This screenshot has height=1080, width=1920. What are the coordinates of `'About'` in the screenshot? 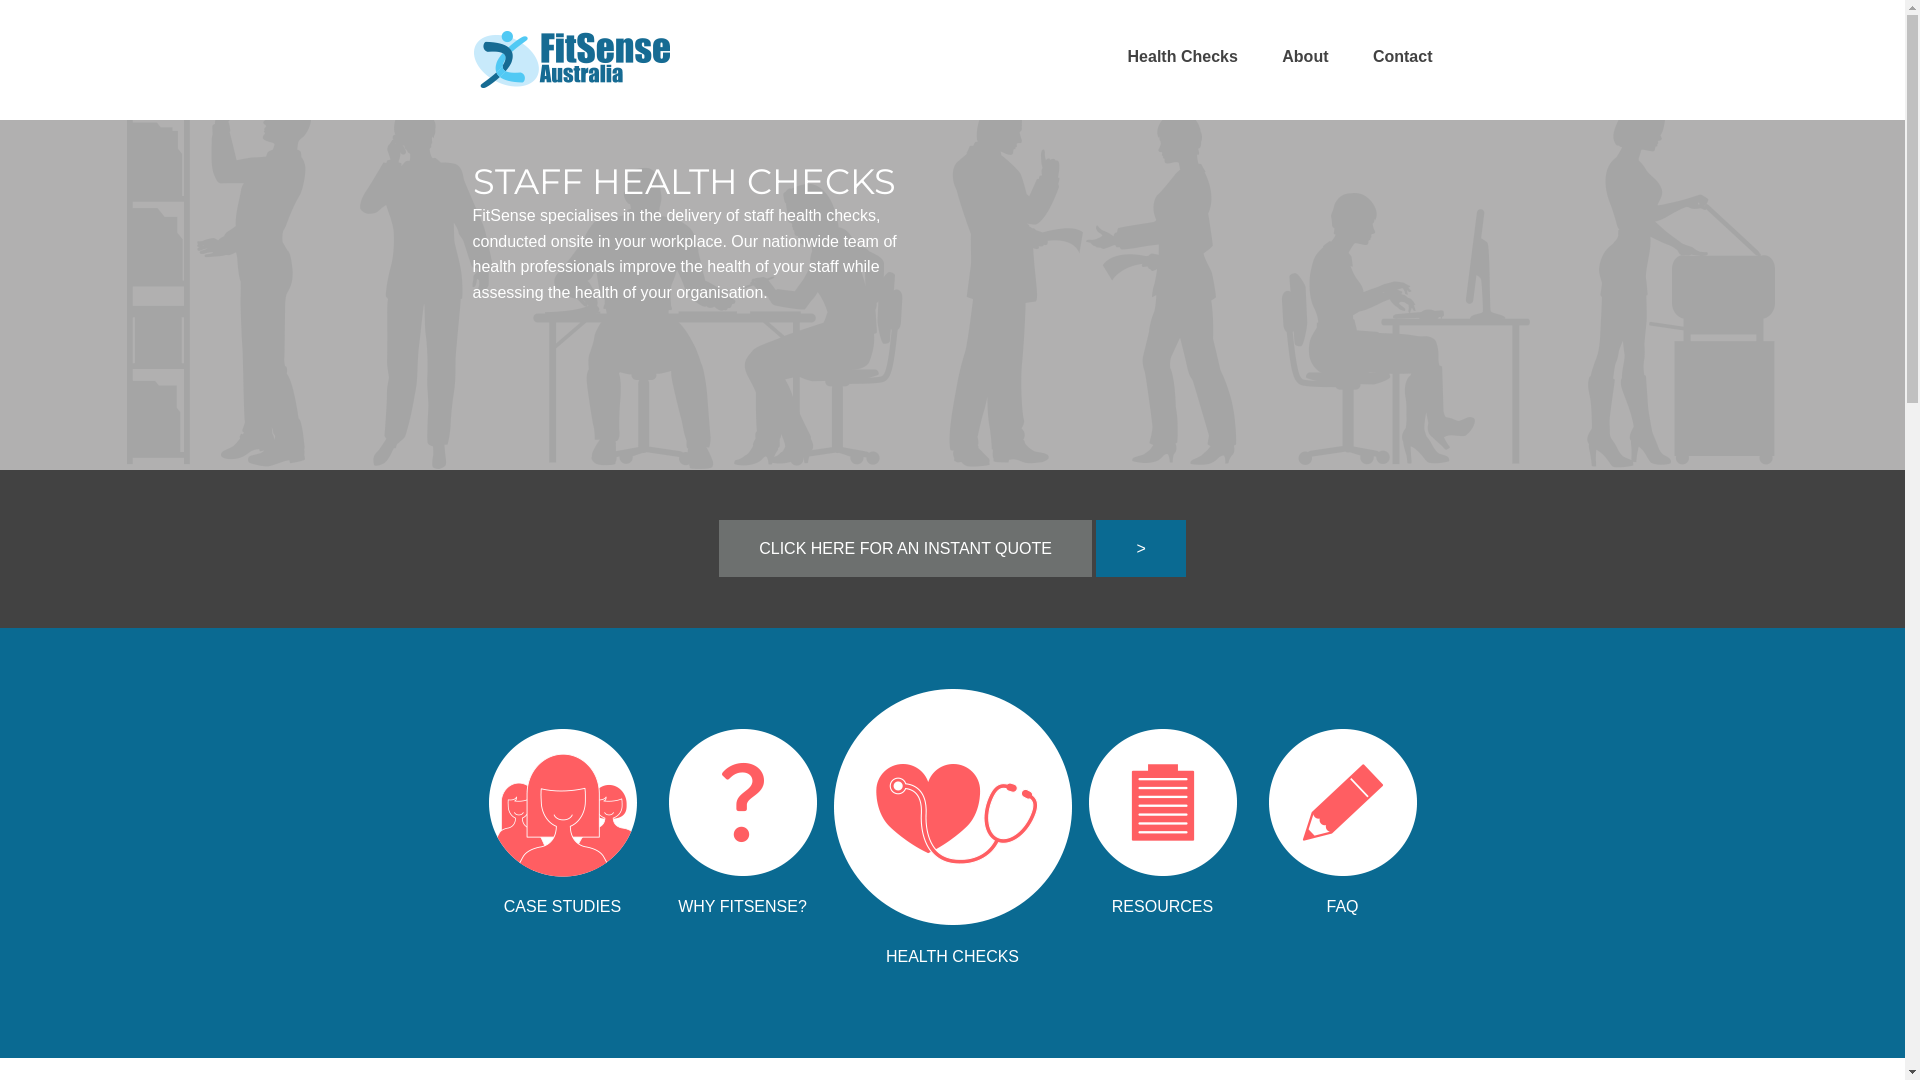 It's located at (1305, 55).